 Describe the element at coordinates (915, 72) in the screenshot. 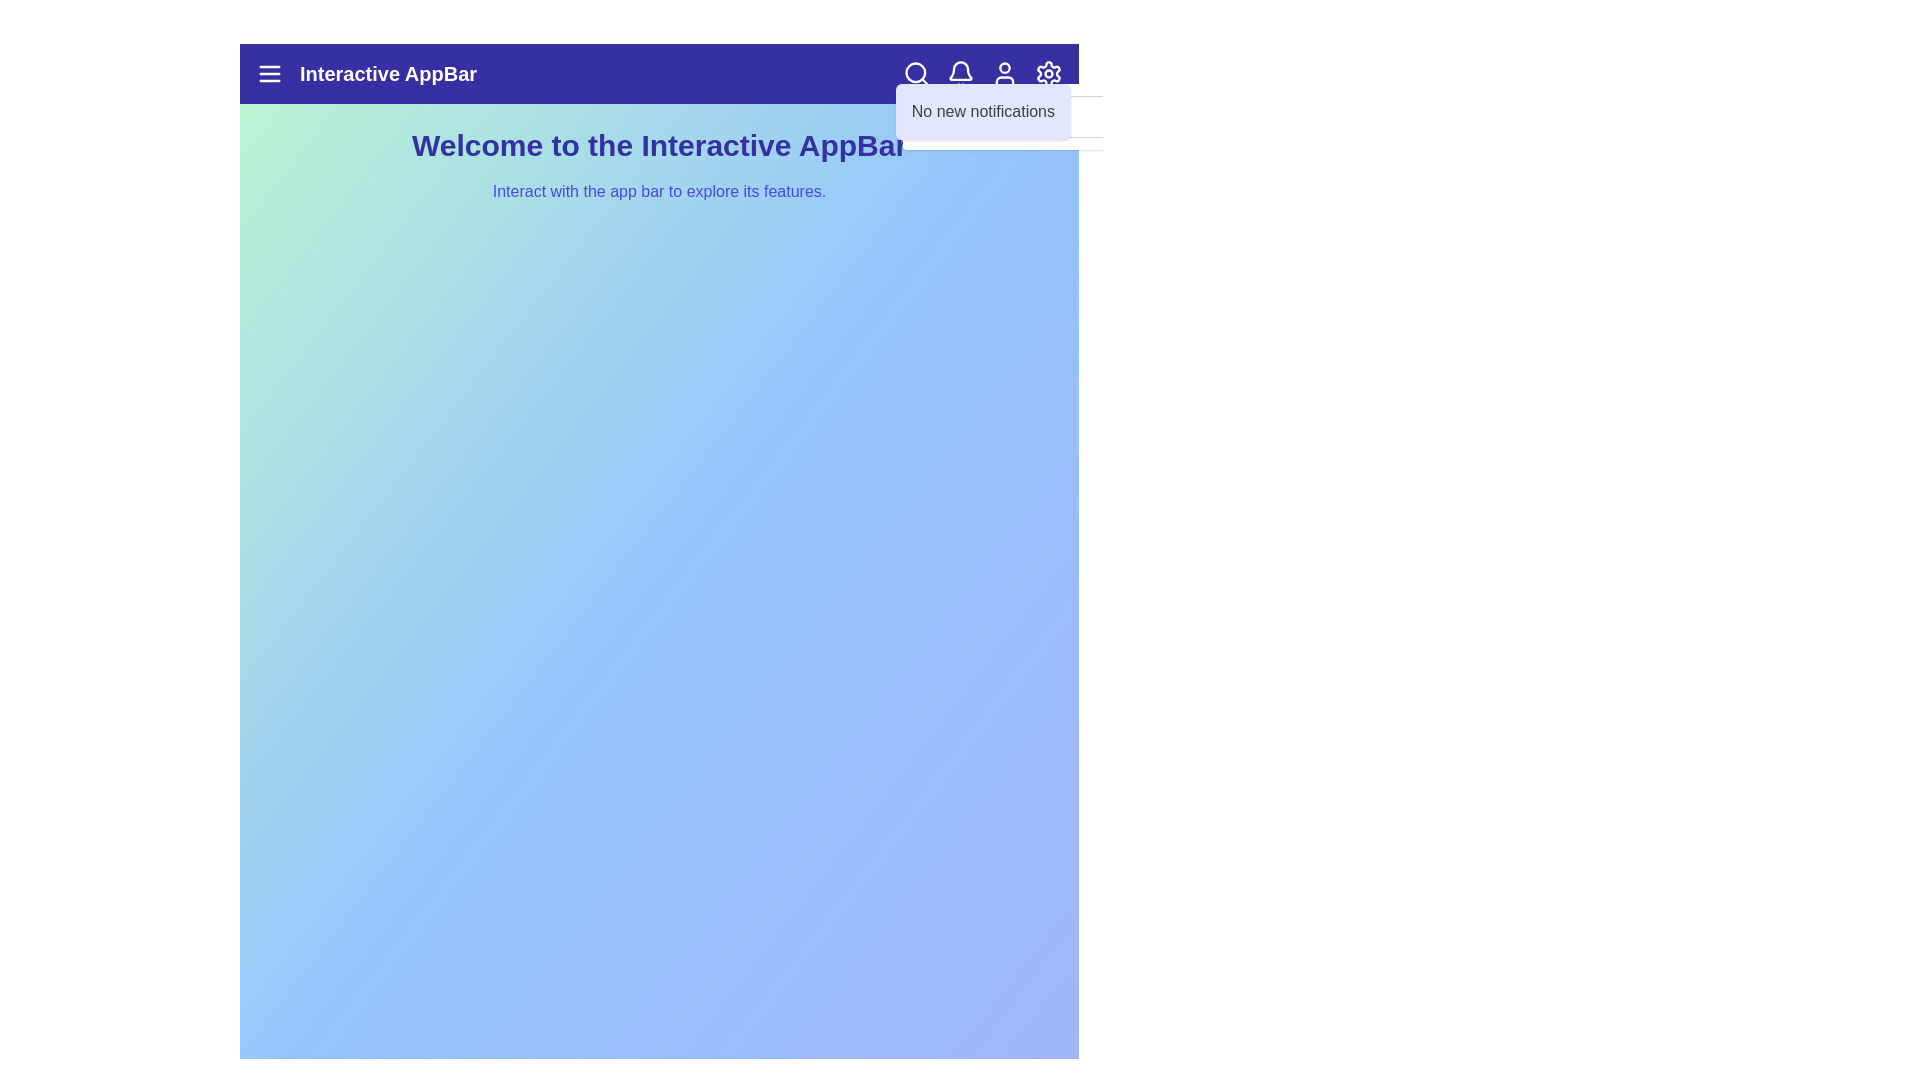

I see `the search icon to toggle the search bar visibility` at that location.